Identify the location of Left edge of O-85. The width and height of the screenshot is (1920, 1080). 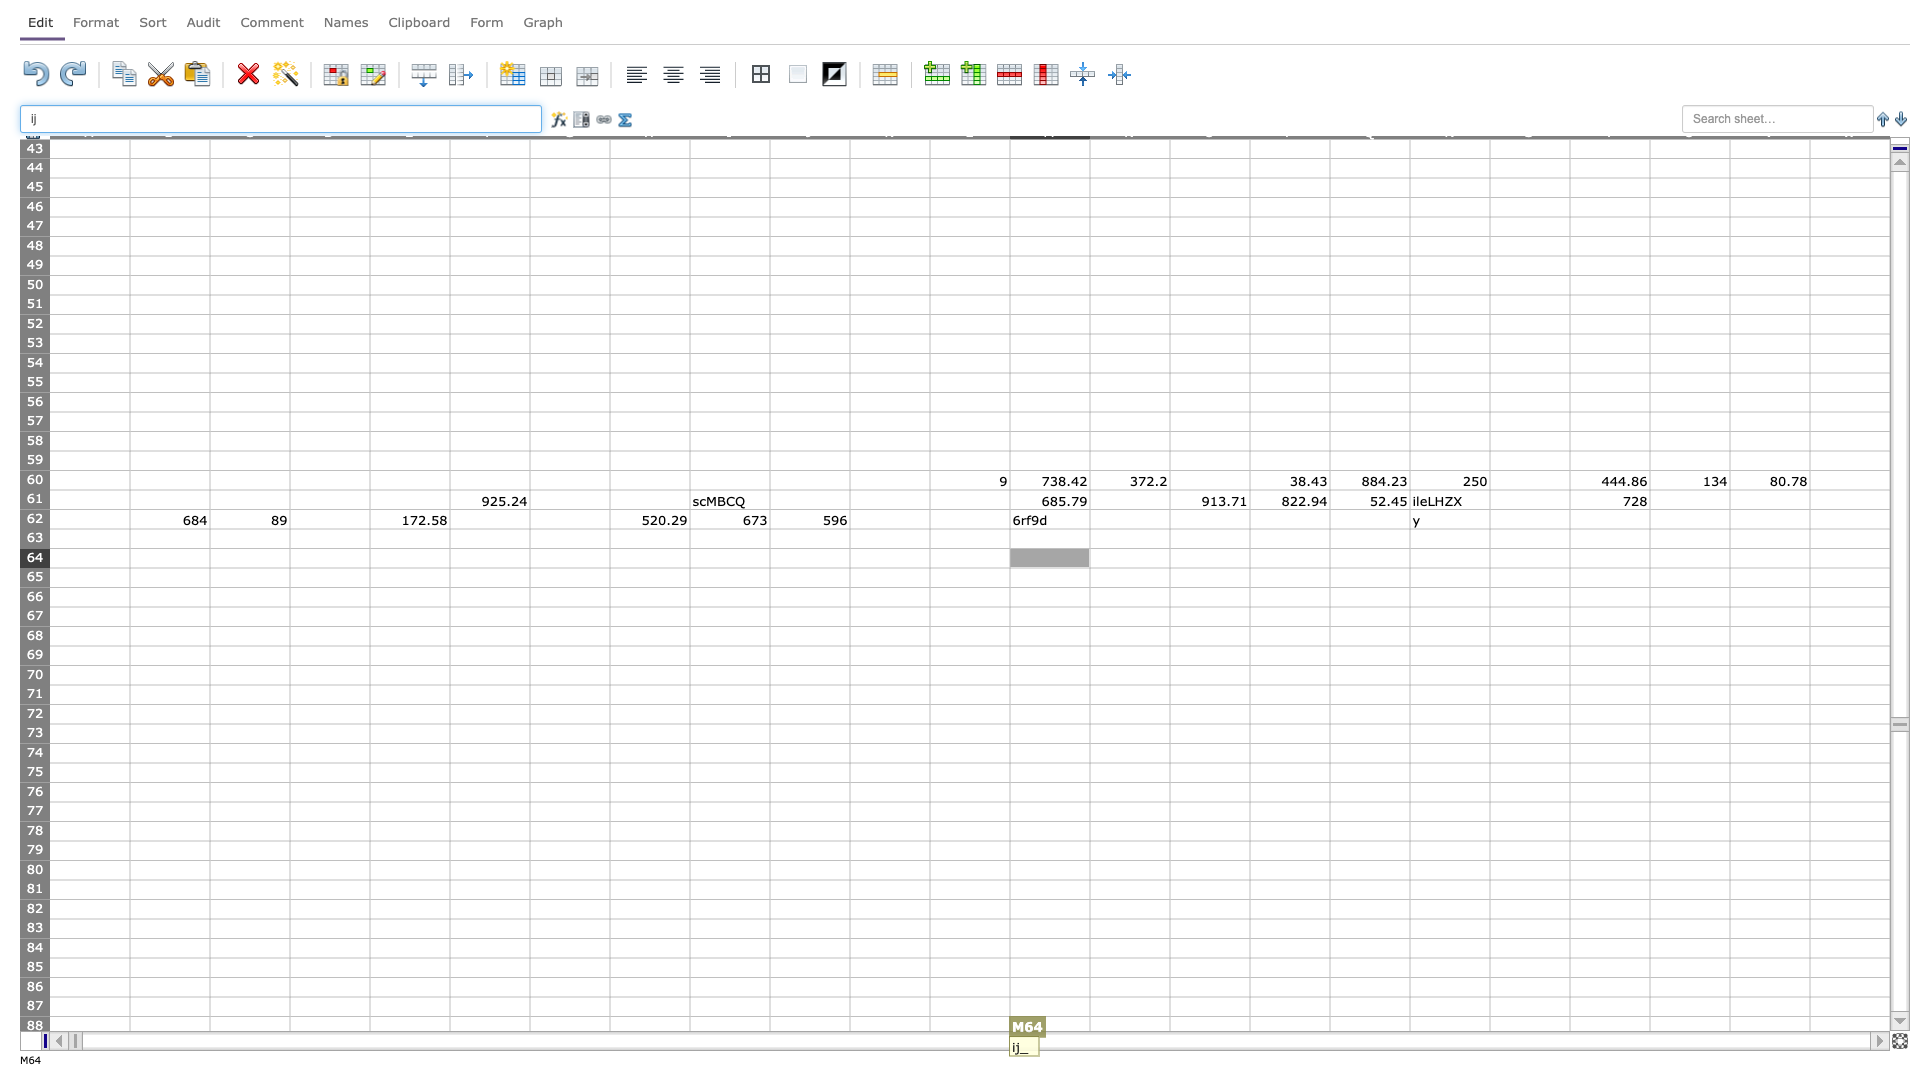
(1170, 966).